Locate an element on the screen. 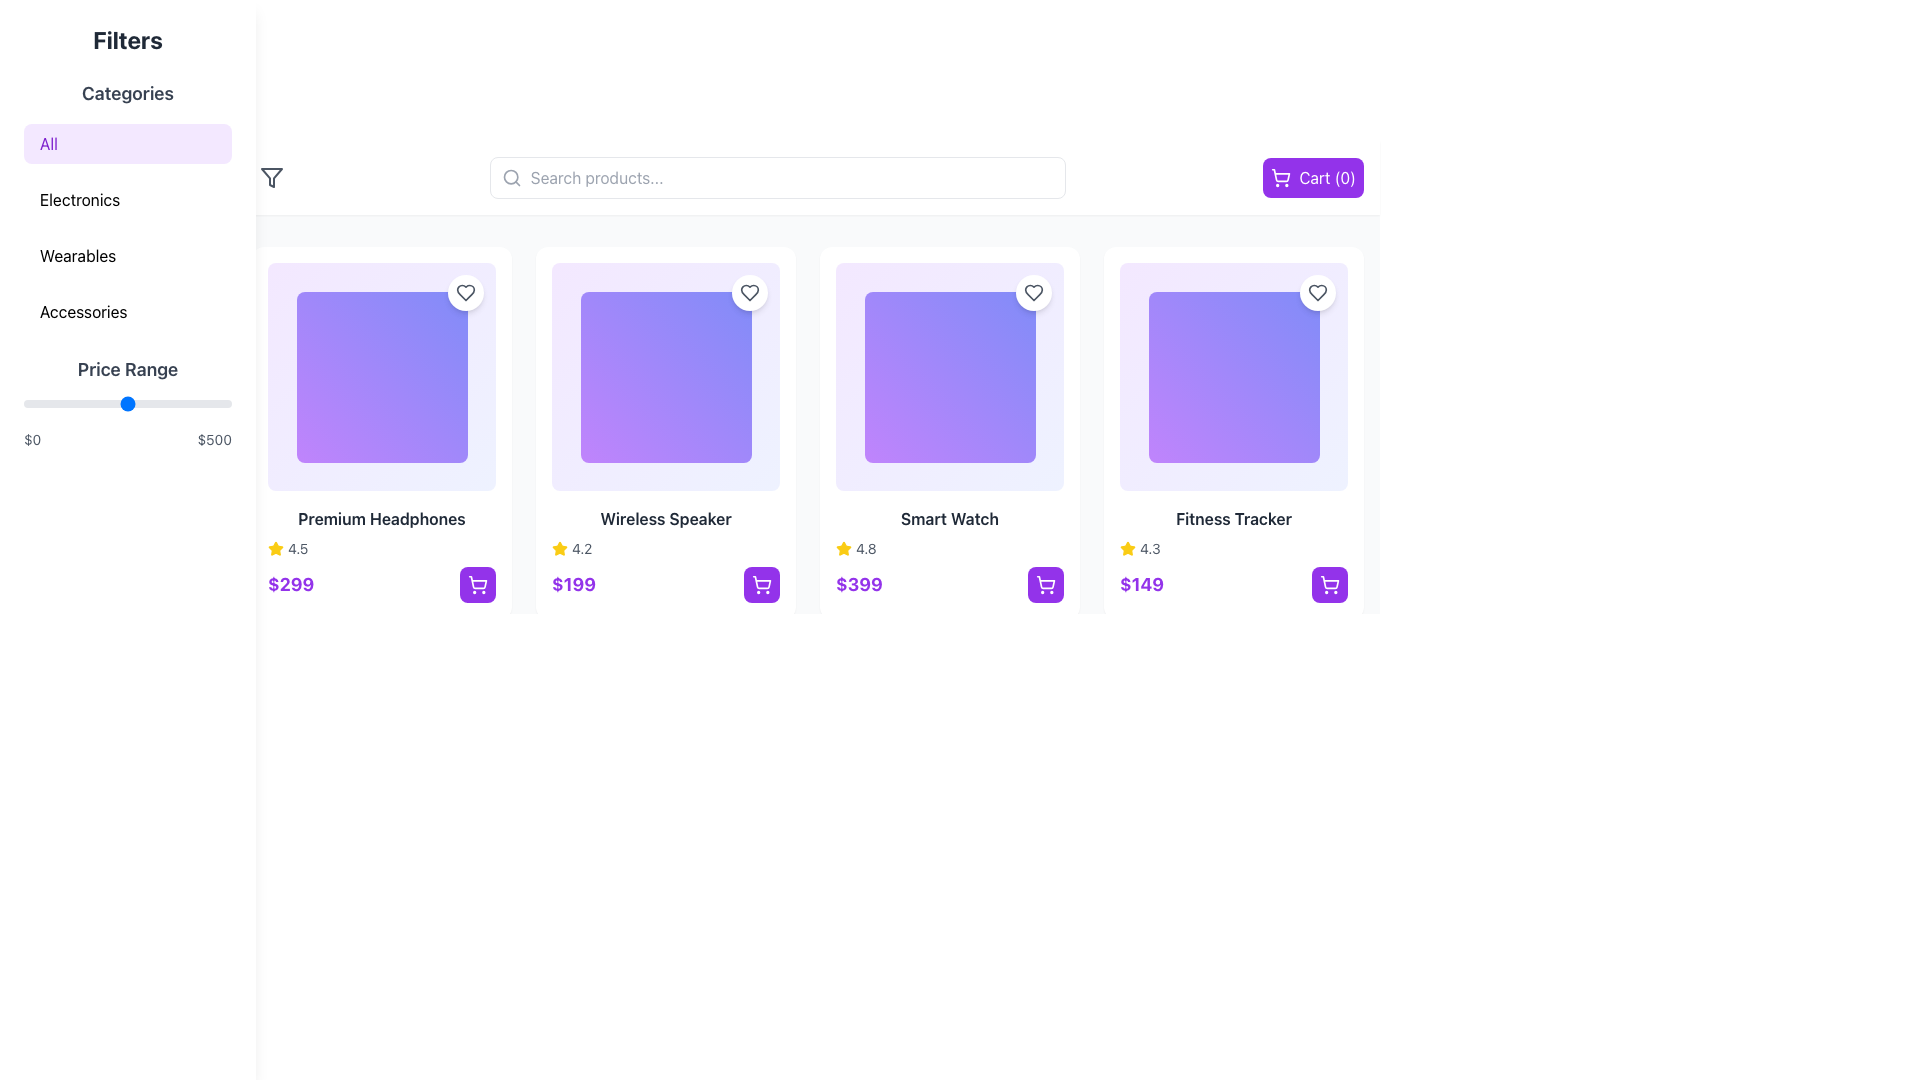 This screenshot has height=1080, width=1920. the 'Categories' text header, which is bolded and styled in a darker gray, located at the top of the filtering sidebar above the 'All' button is located at coordinates (127, 93).